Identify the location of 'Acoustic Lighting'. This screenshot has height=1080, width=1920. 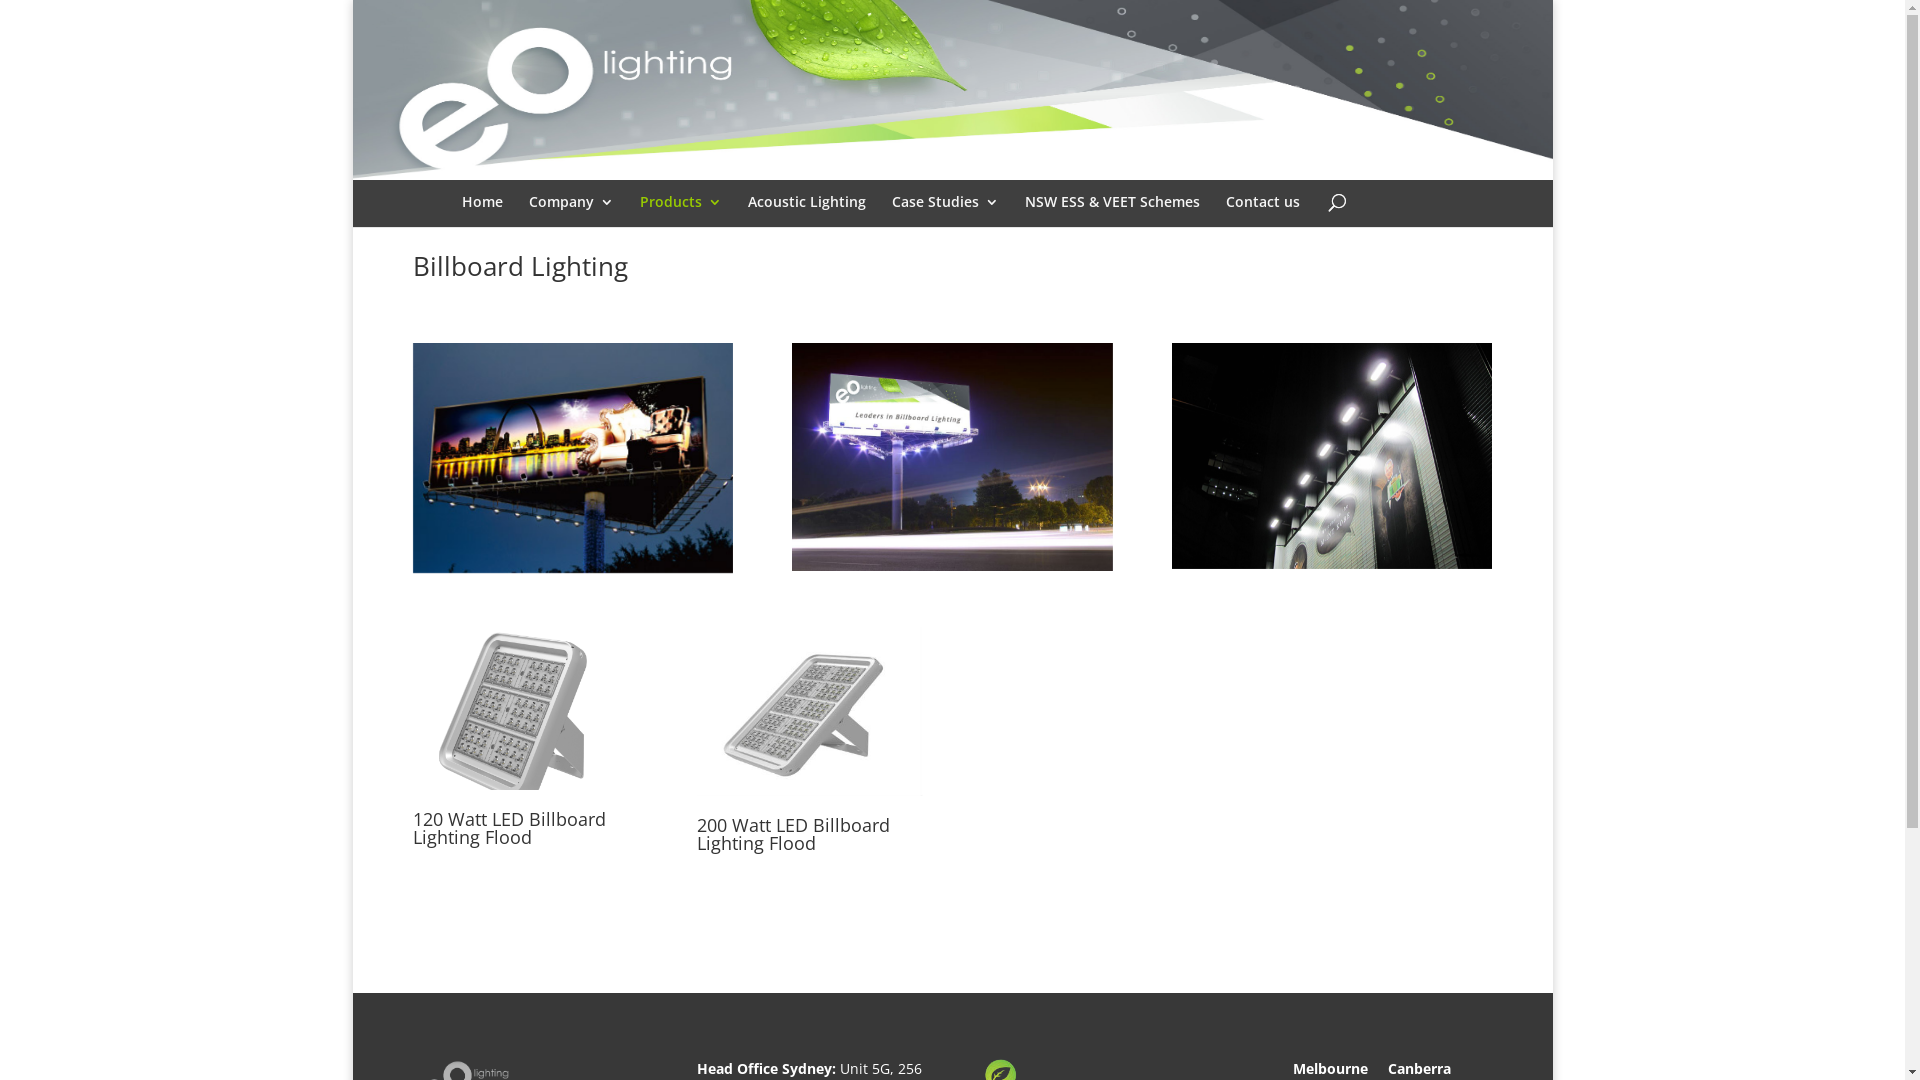
(806, 216).